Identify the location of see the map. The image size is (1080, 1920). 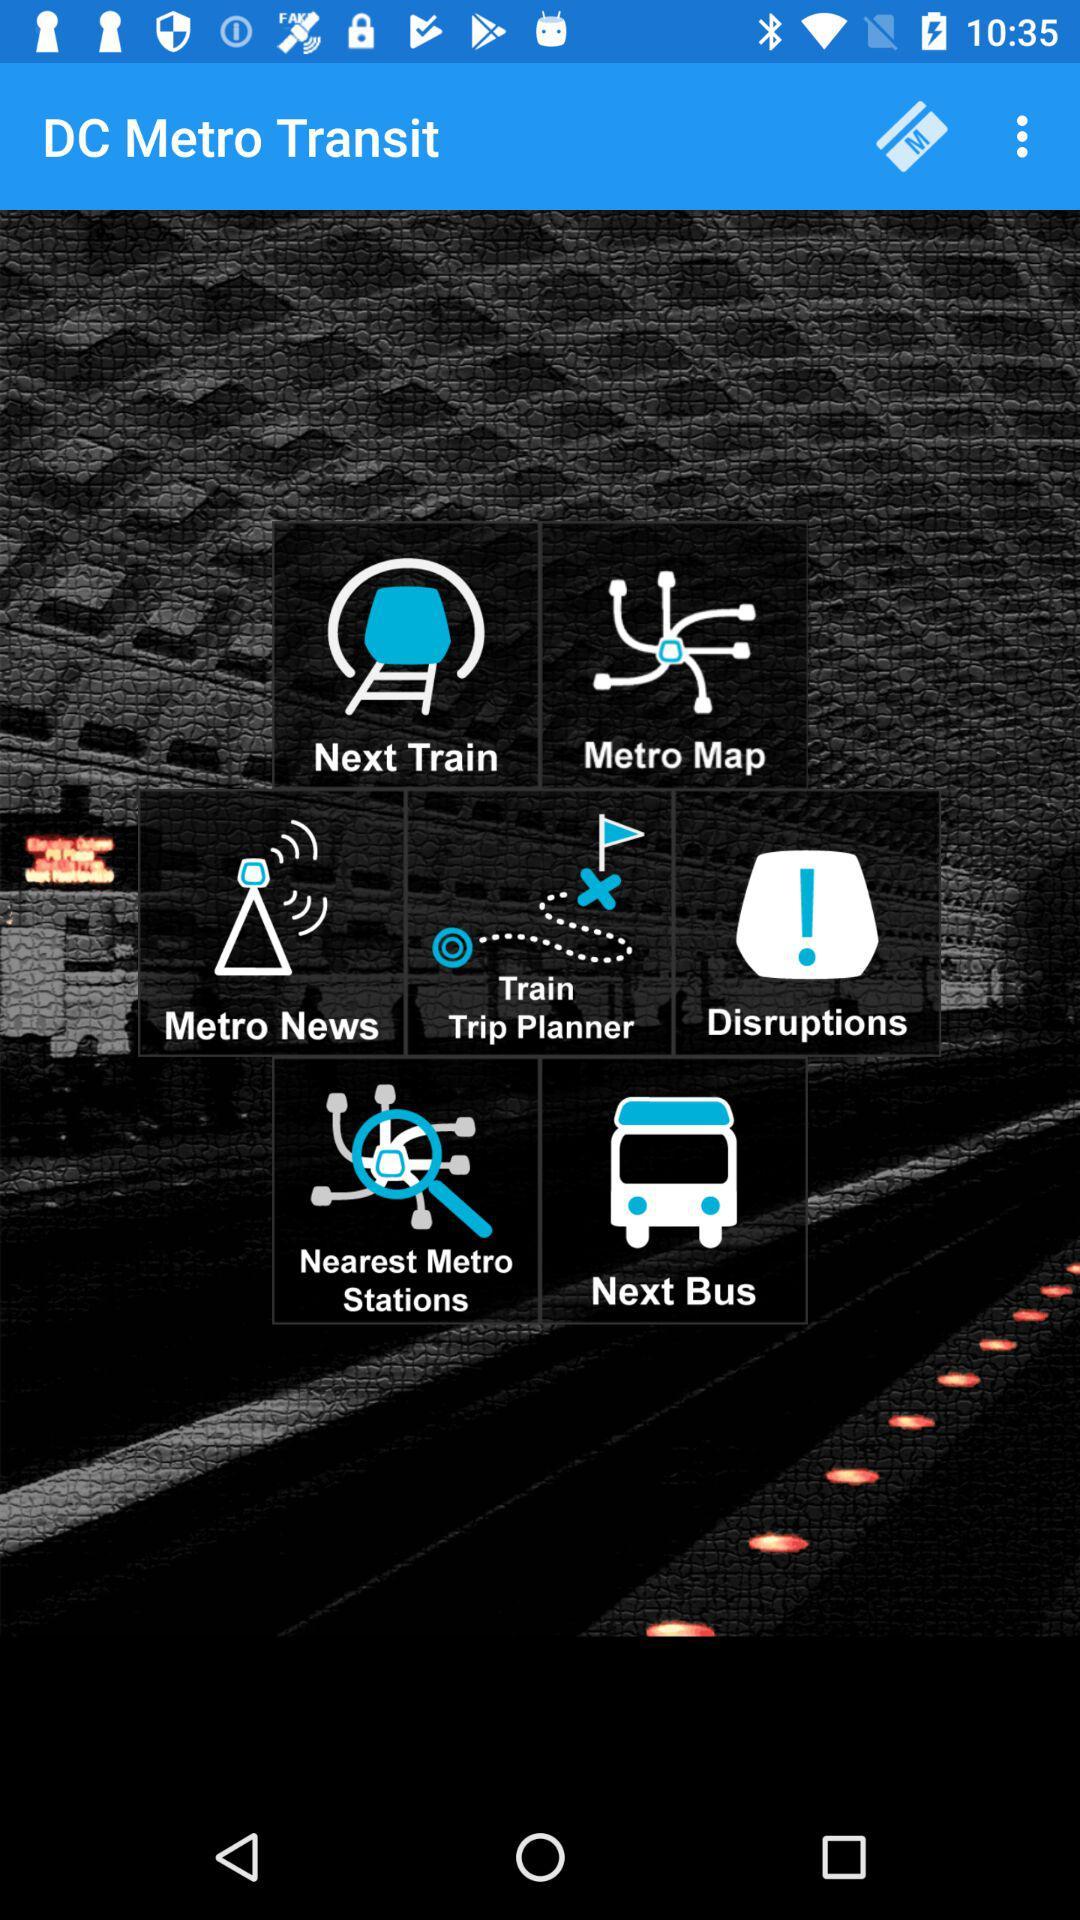
(673, 655).